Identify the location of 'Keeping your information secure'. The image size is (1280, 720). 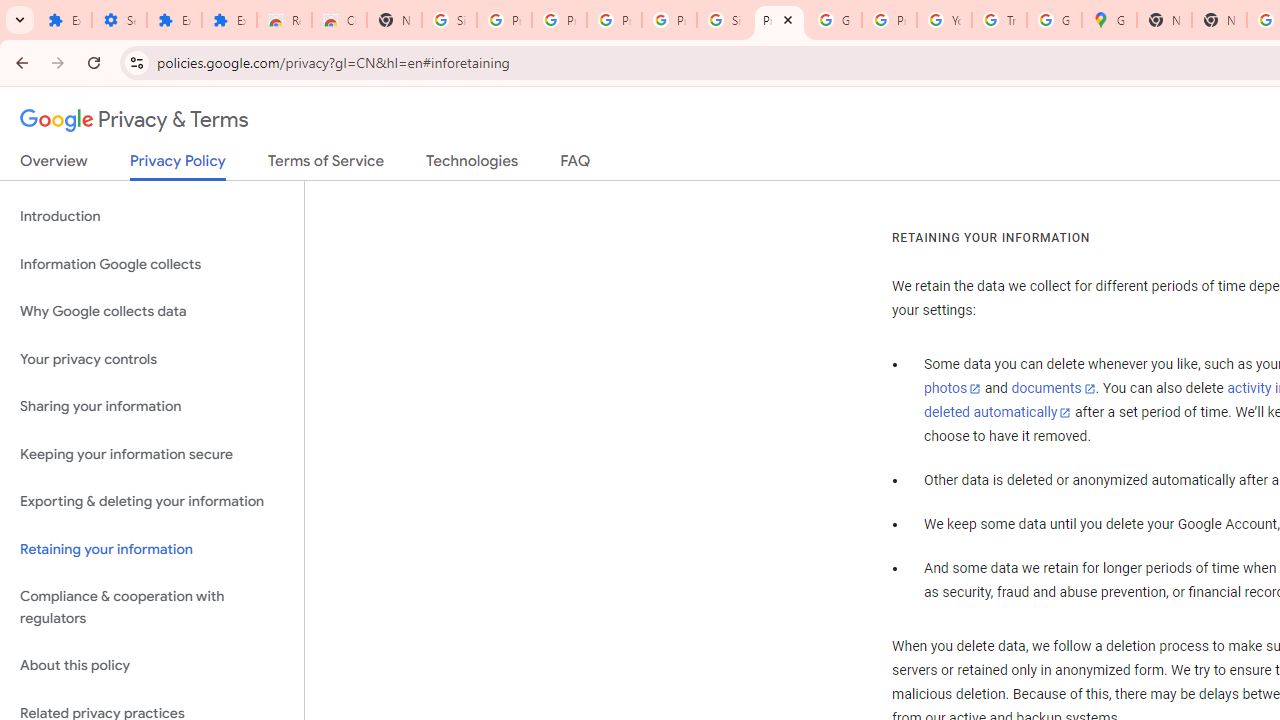
(151, 454).